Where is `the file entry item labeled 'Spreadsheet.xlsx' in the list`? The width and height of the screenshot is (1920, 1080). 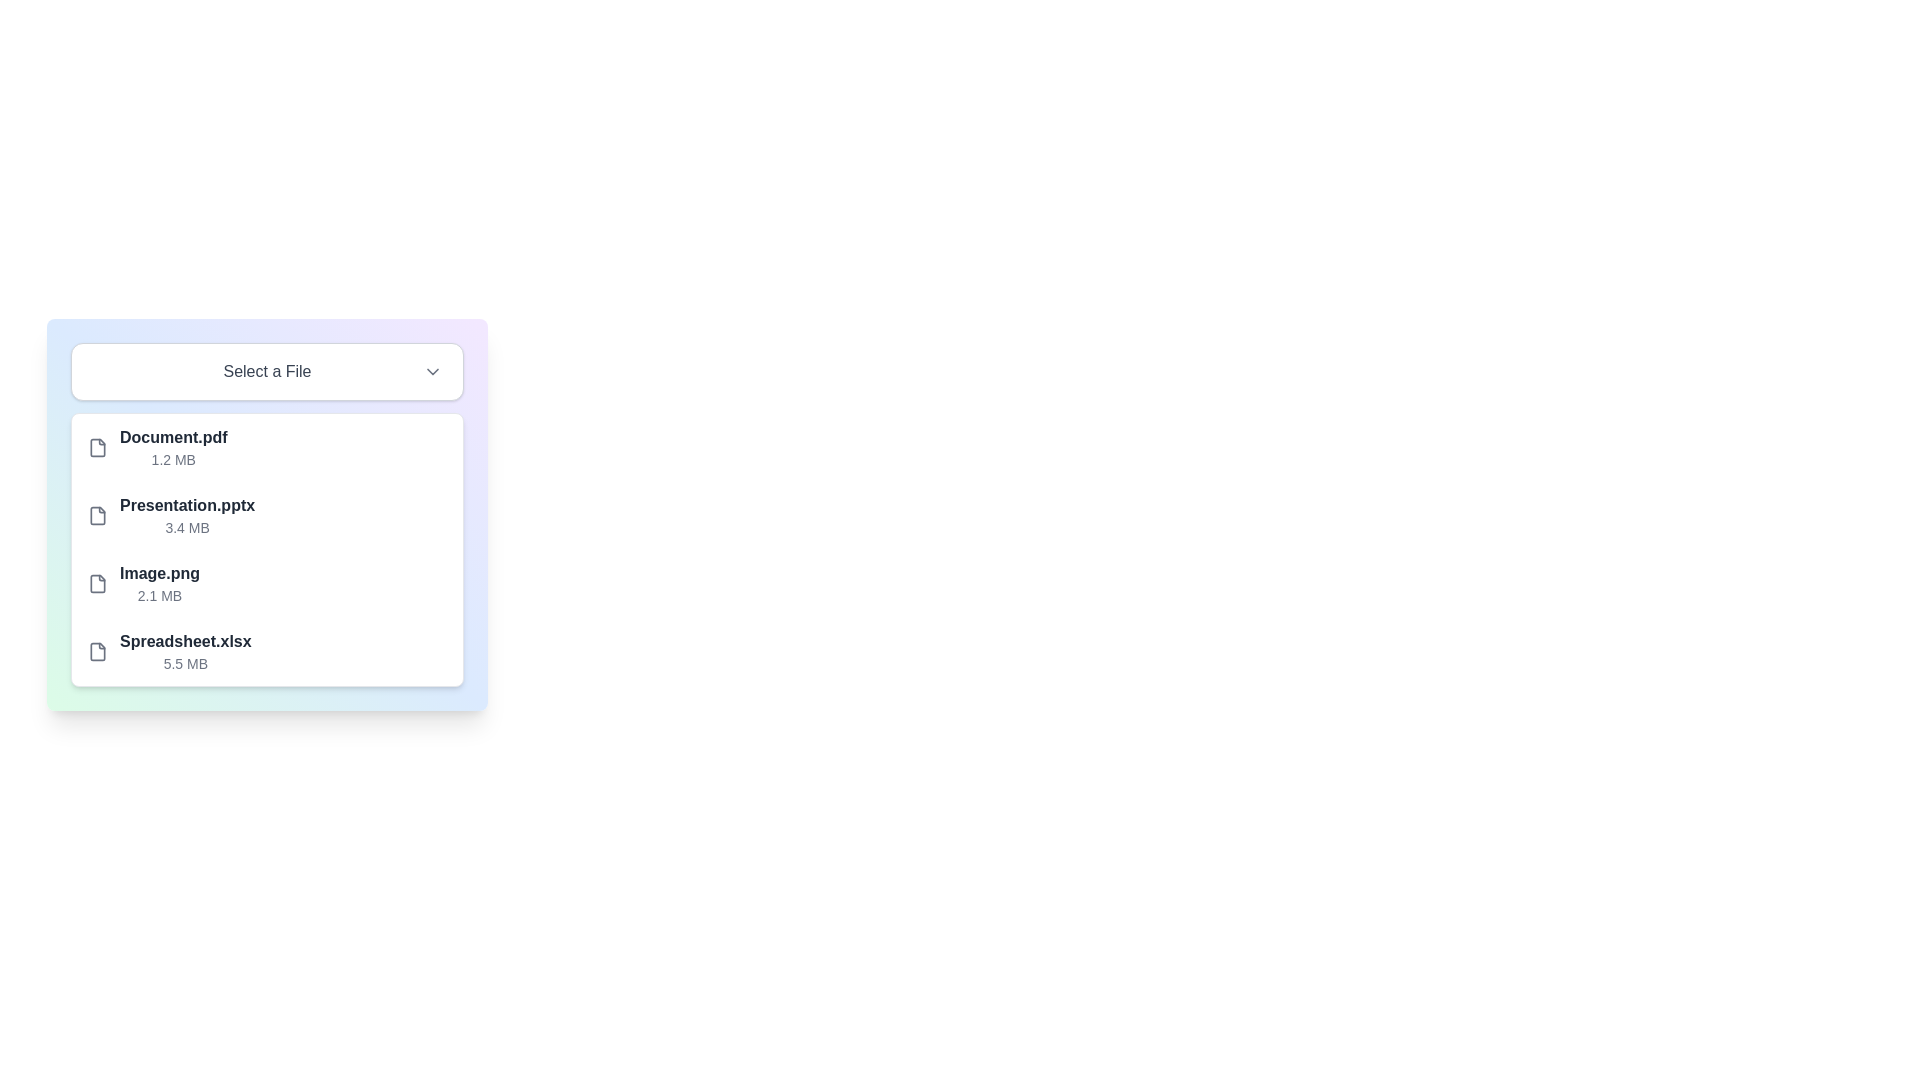
the file entry item labeled 'Spreadsheet.xlsx' in the list is located at coordinates (266, 651).